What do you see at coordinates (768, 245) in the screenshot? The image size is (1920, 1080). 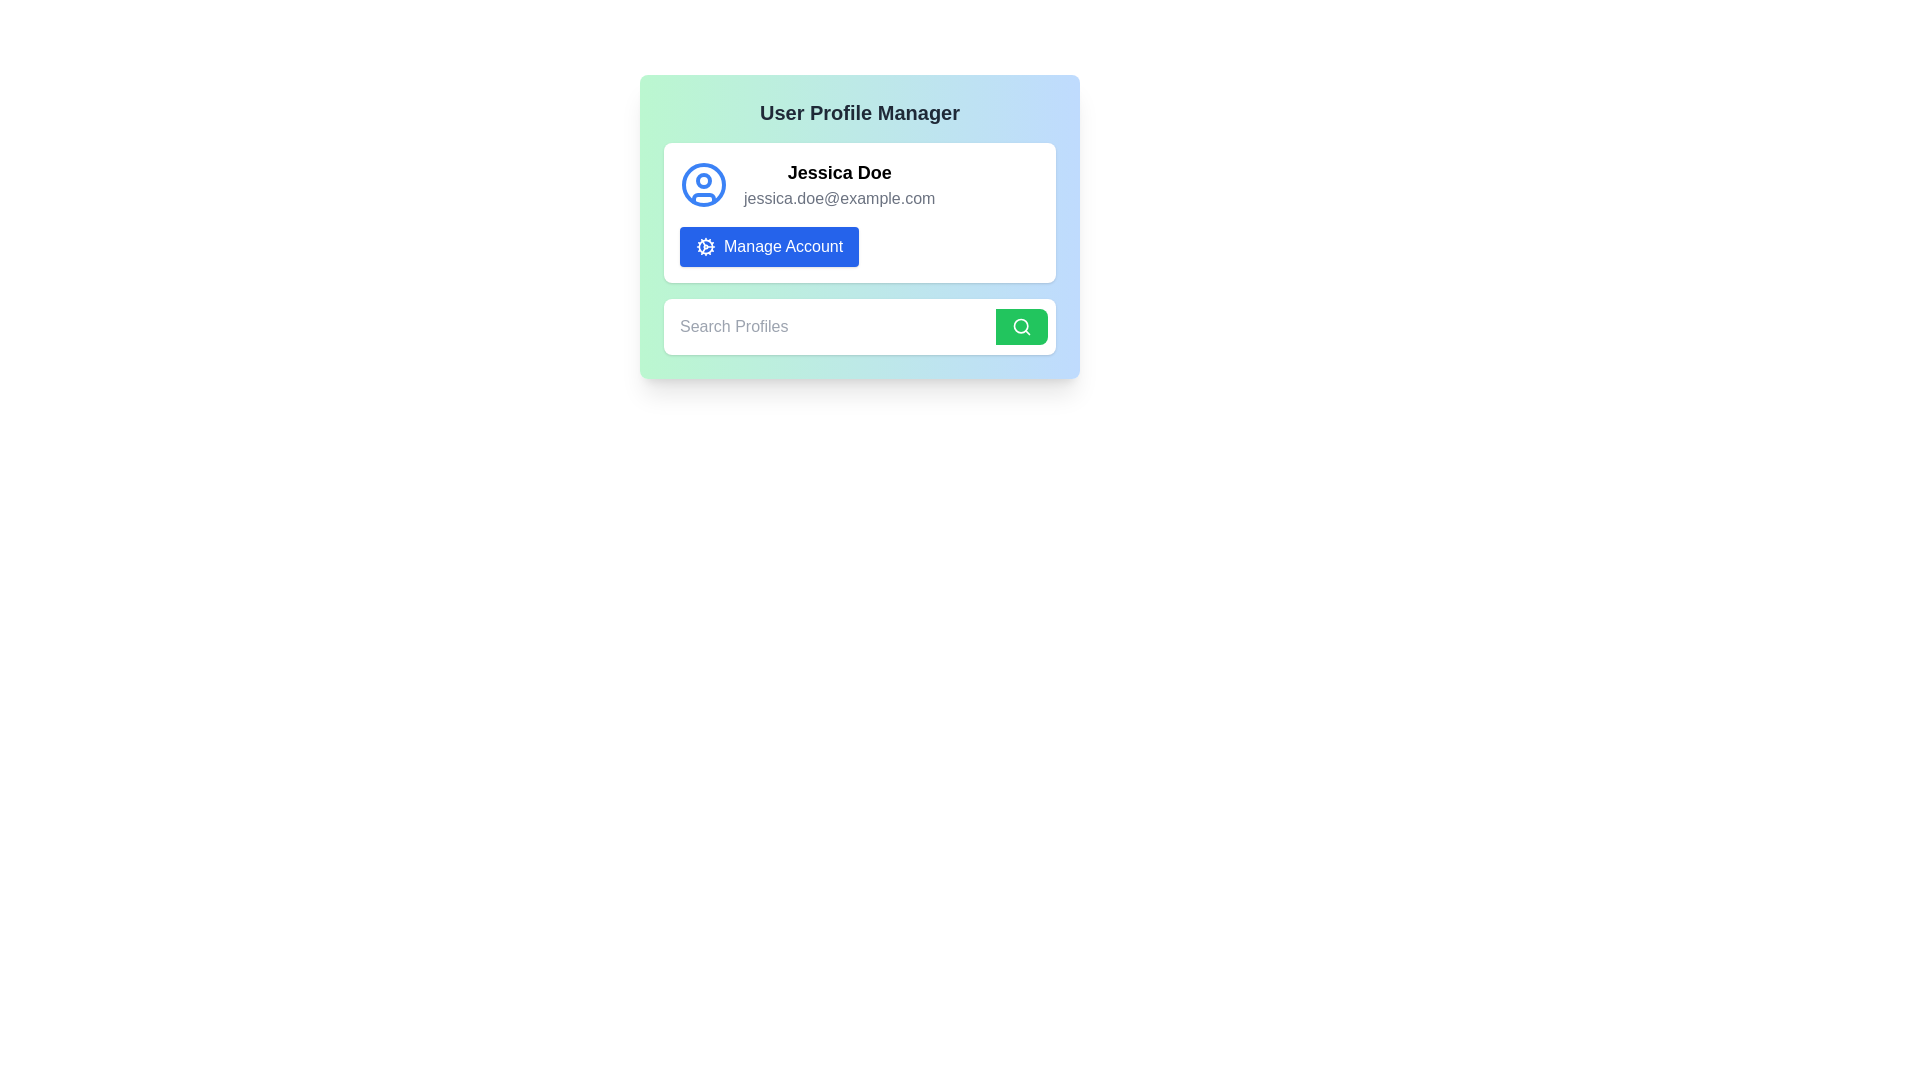 I see `the rectangular button with a blue background and white text reading 'Manage Account', located beneath the user profile name and email address` at bounding box center [768, 245].